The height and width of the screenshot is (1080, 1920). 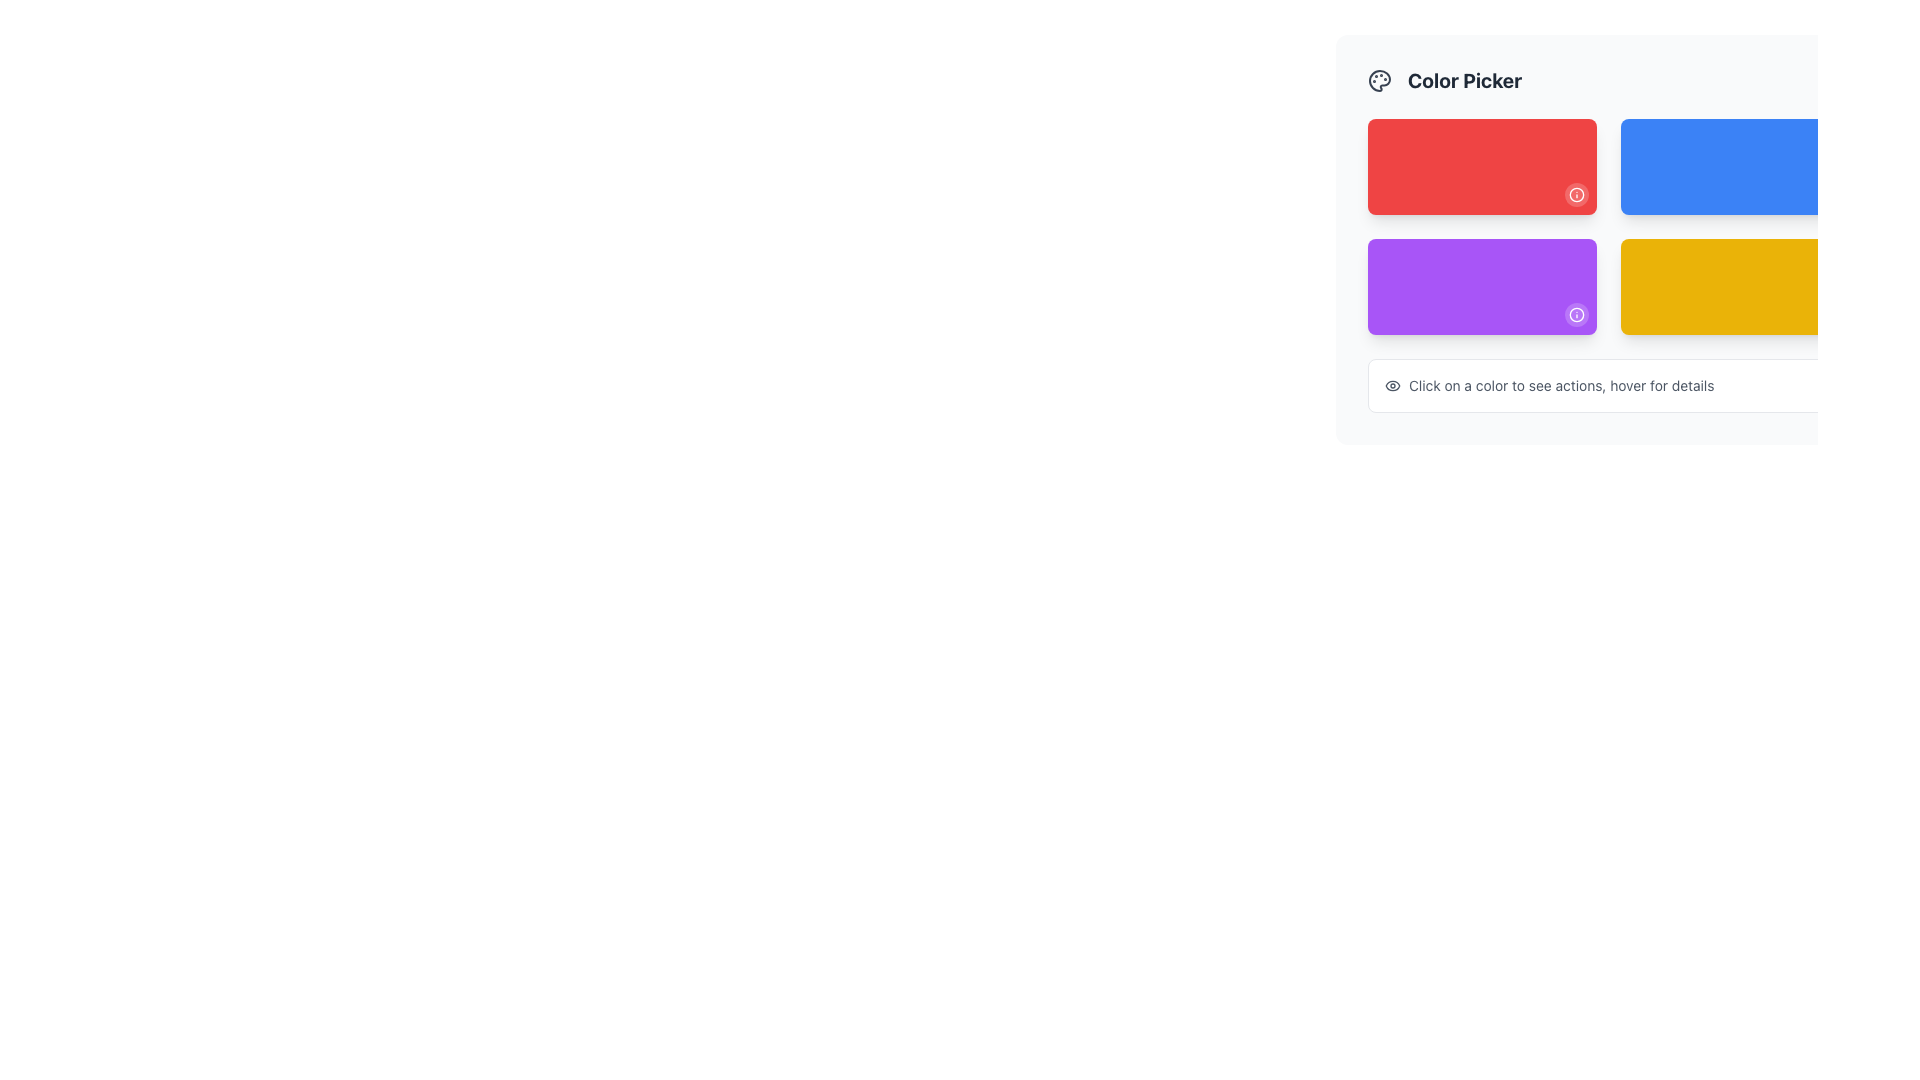 I want to click on the large rectangular button with a purple background located in the second row of a grid layout, leftmost column, for keyboard interaction, so click(x=1482, y=286).